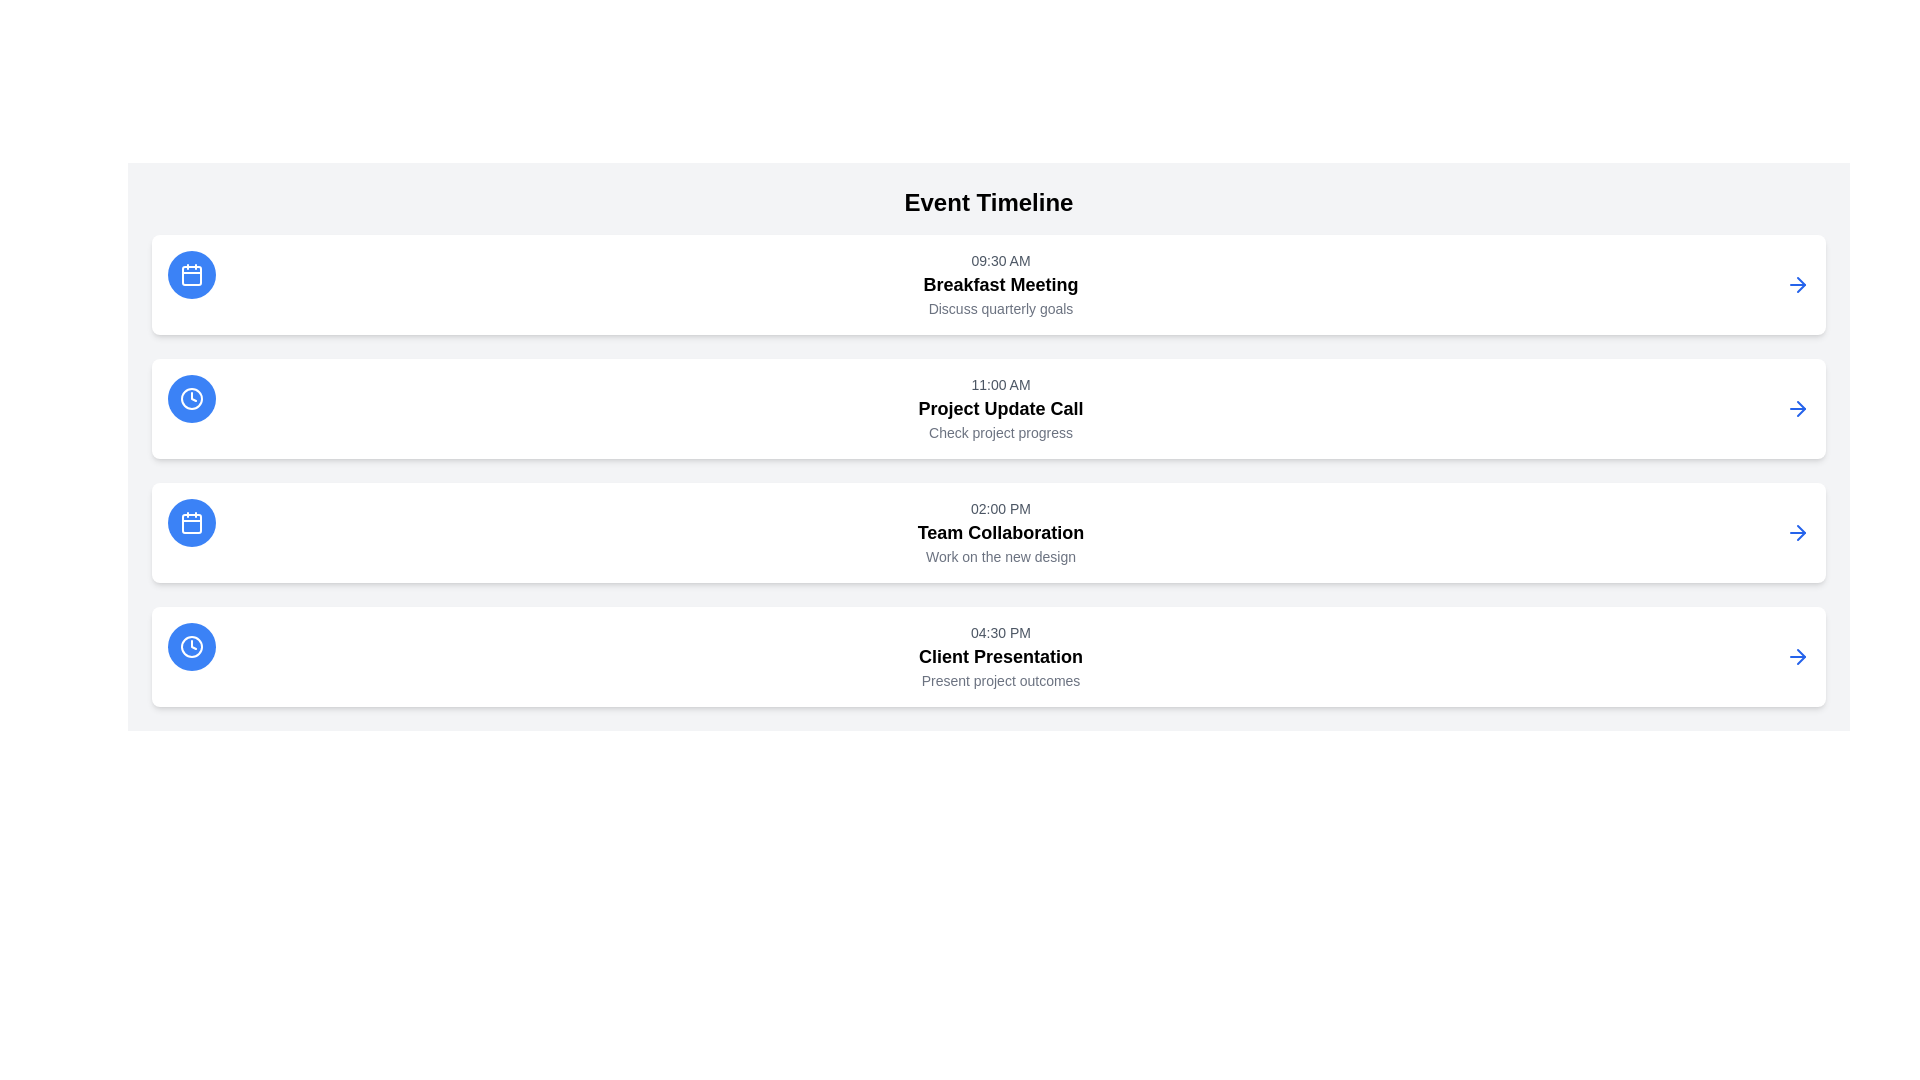 Image resolution: width=1920 pixels, height=1080 pixels. What do you see at coordinates (192, 274) in the screenshot?
I see `the calendar icon with a grid-like design, styled in blue and white, located in the topmost left corner of the list items, which is part of the 'Breakfast Meeting' circular button` at bounding box center [192, 274].